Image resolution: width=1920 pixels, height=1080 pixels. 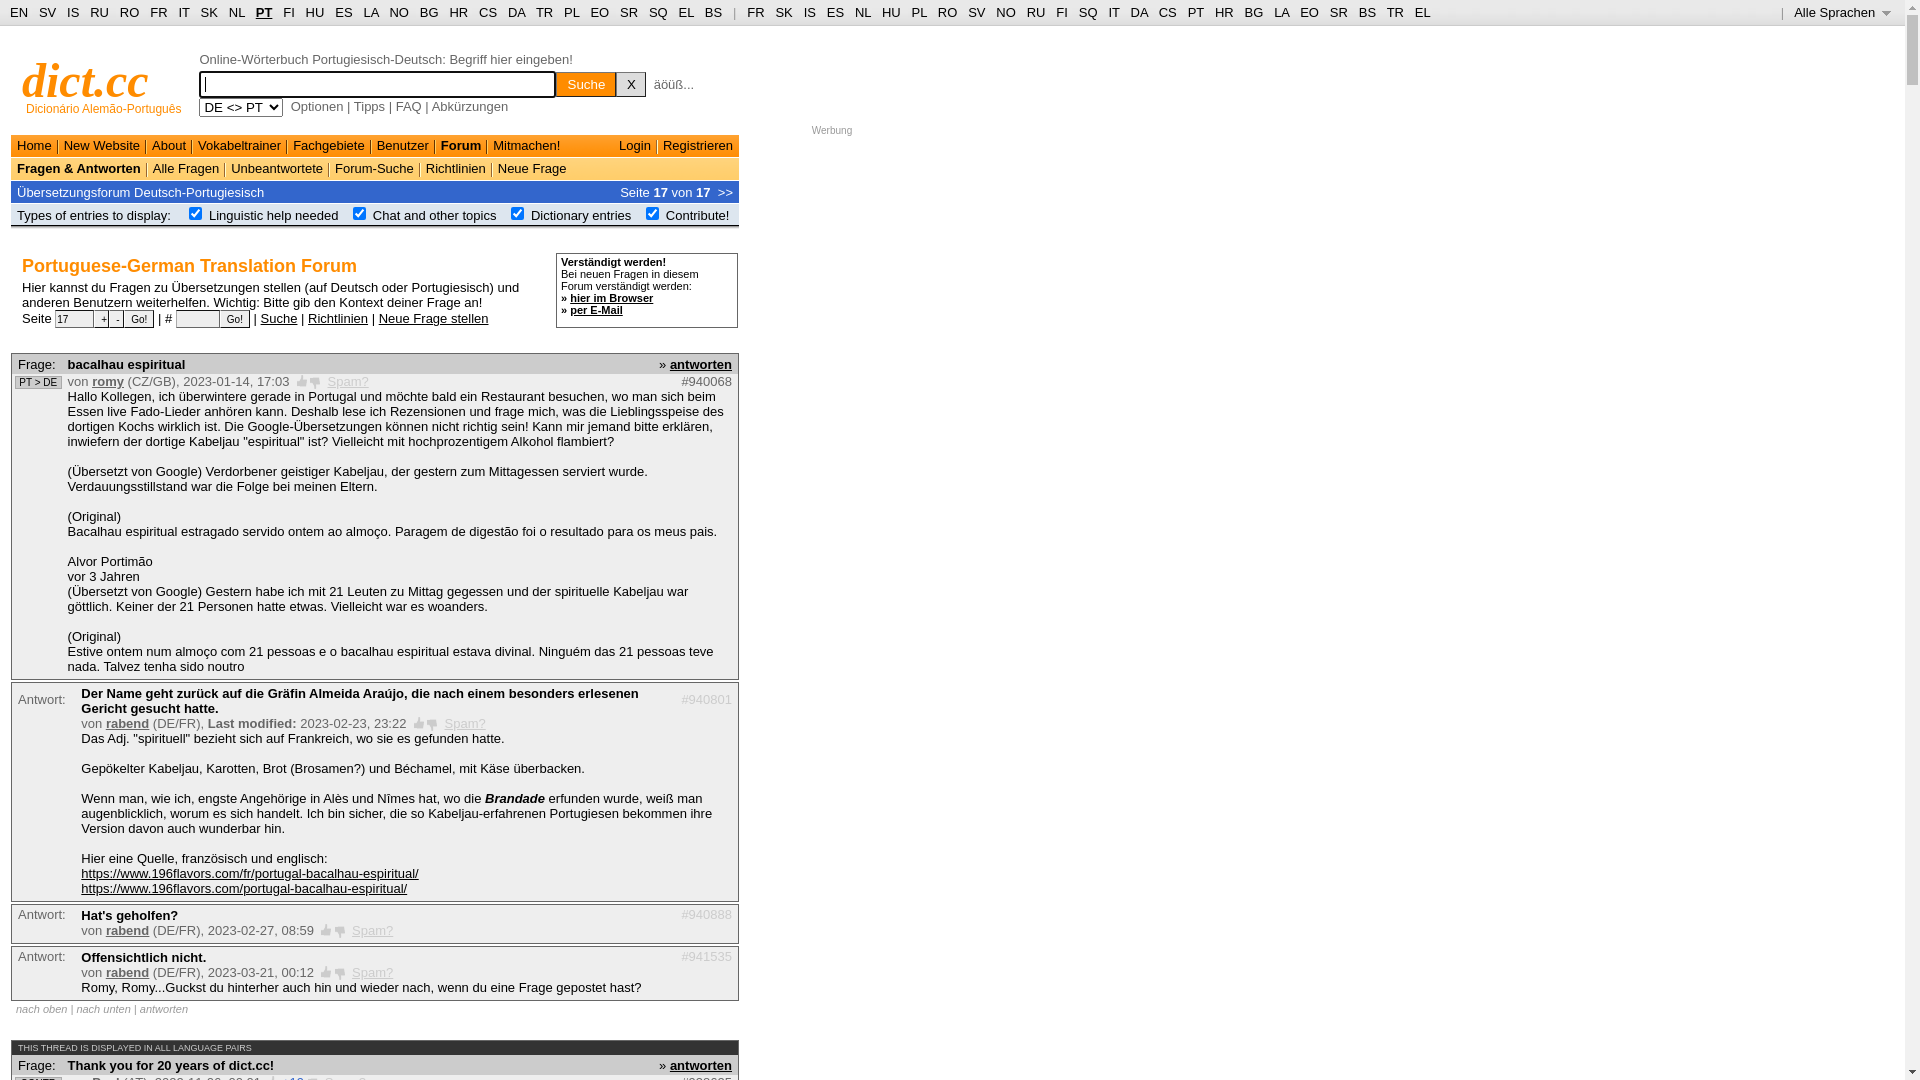 What do you see at coordinates (41, 1009) in the screenshot?
I see `'nach oben'` at bounding box center [41, 1009].